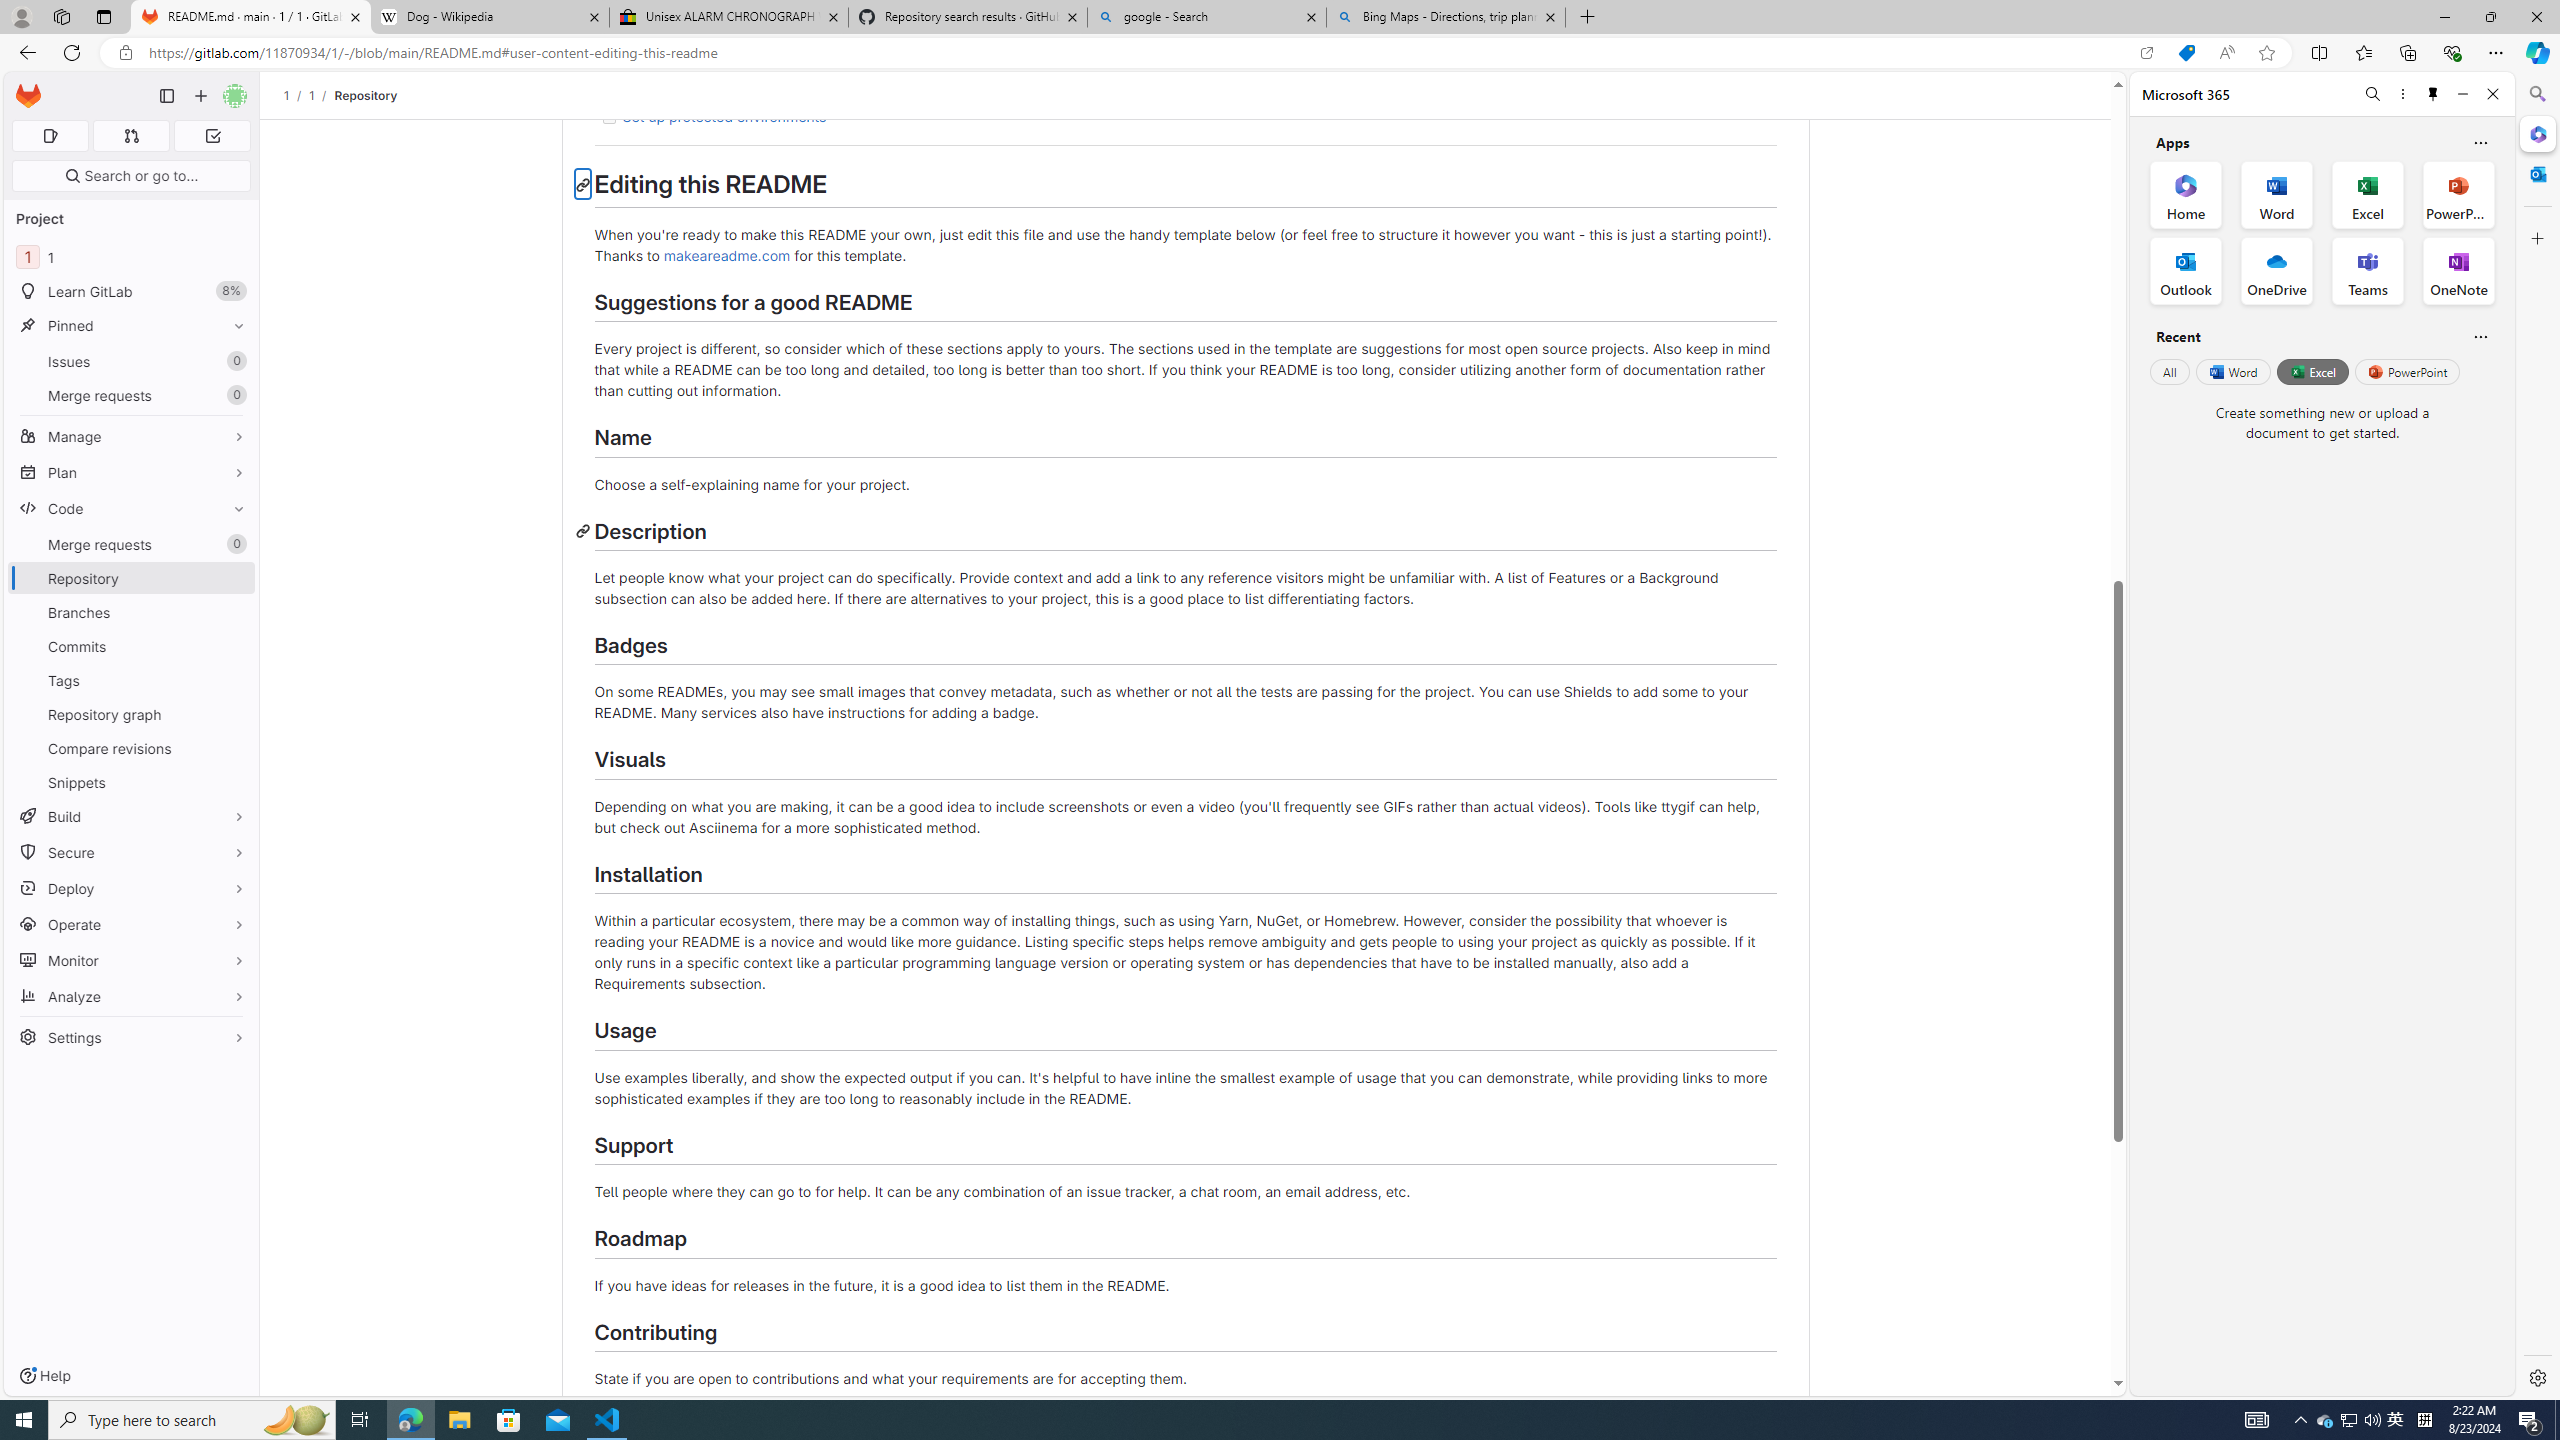  Describe the element at coordinates (2185, 195) in the screenshot. I see `'Home Office App'` at that location.